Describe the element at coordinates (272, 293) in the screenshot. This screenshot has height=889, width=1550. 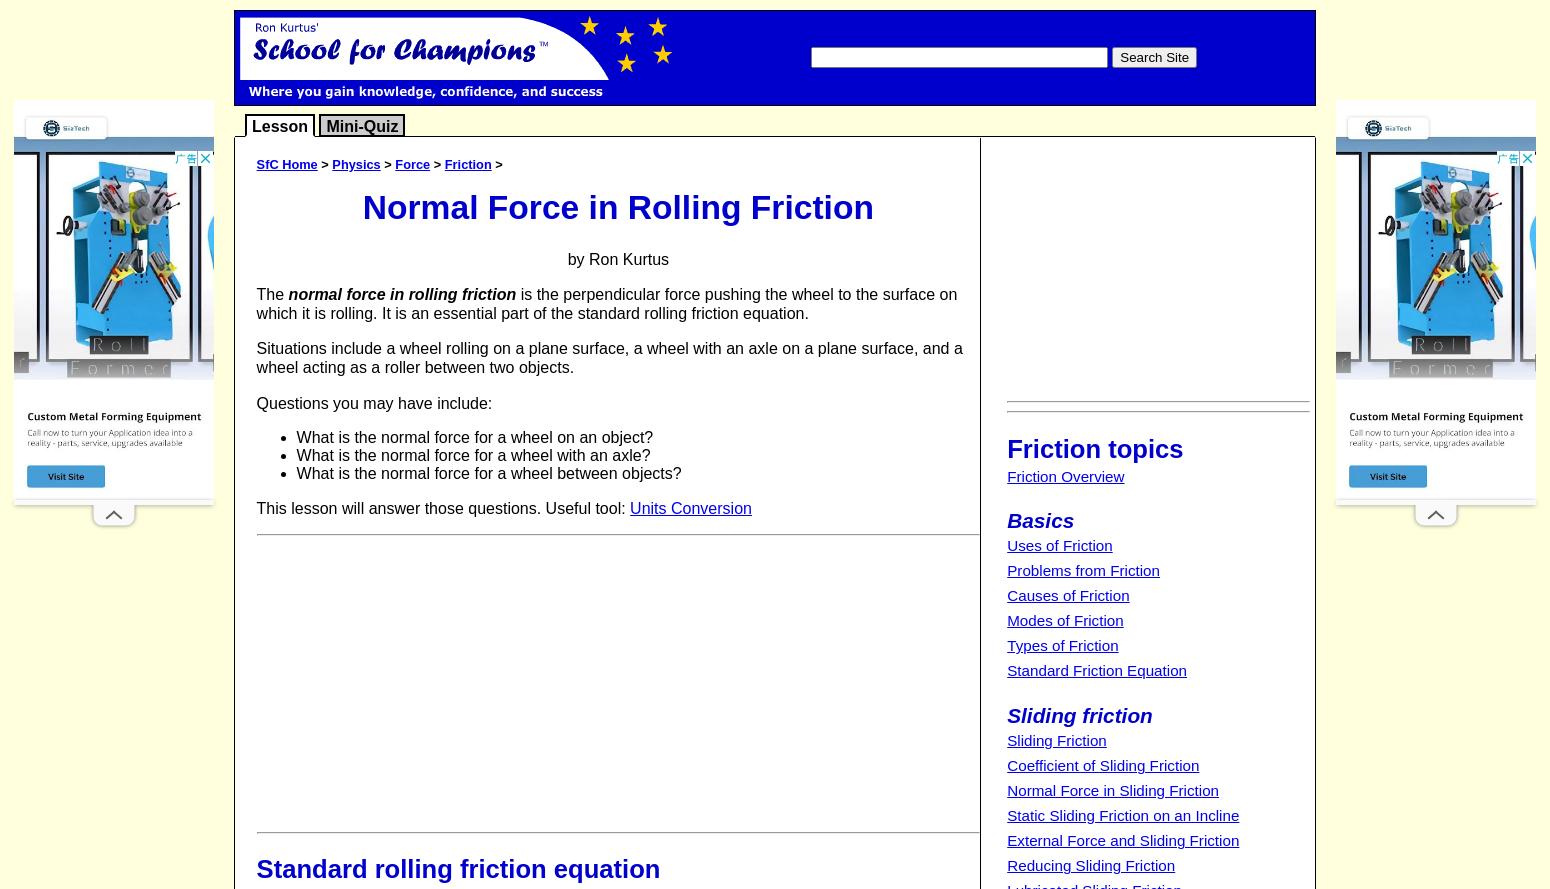
I see `'The'` at that location.